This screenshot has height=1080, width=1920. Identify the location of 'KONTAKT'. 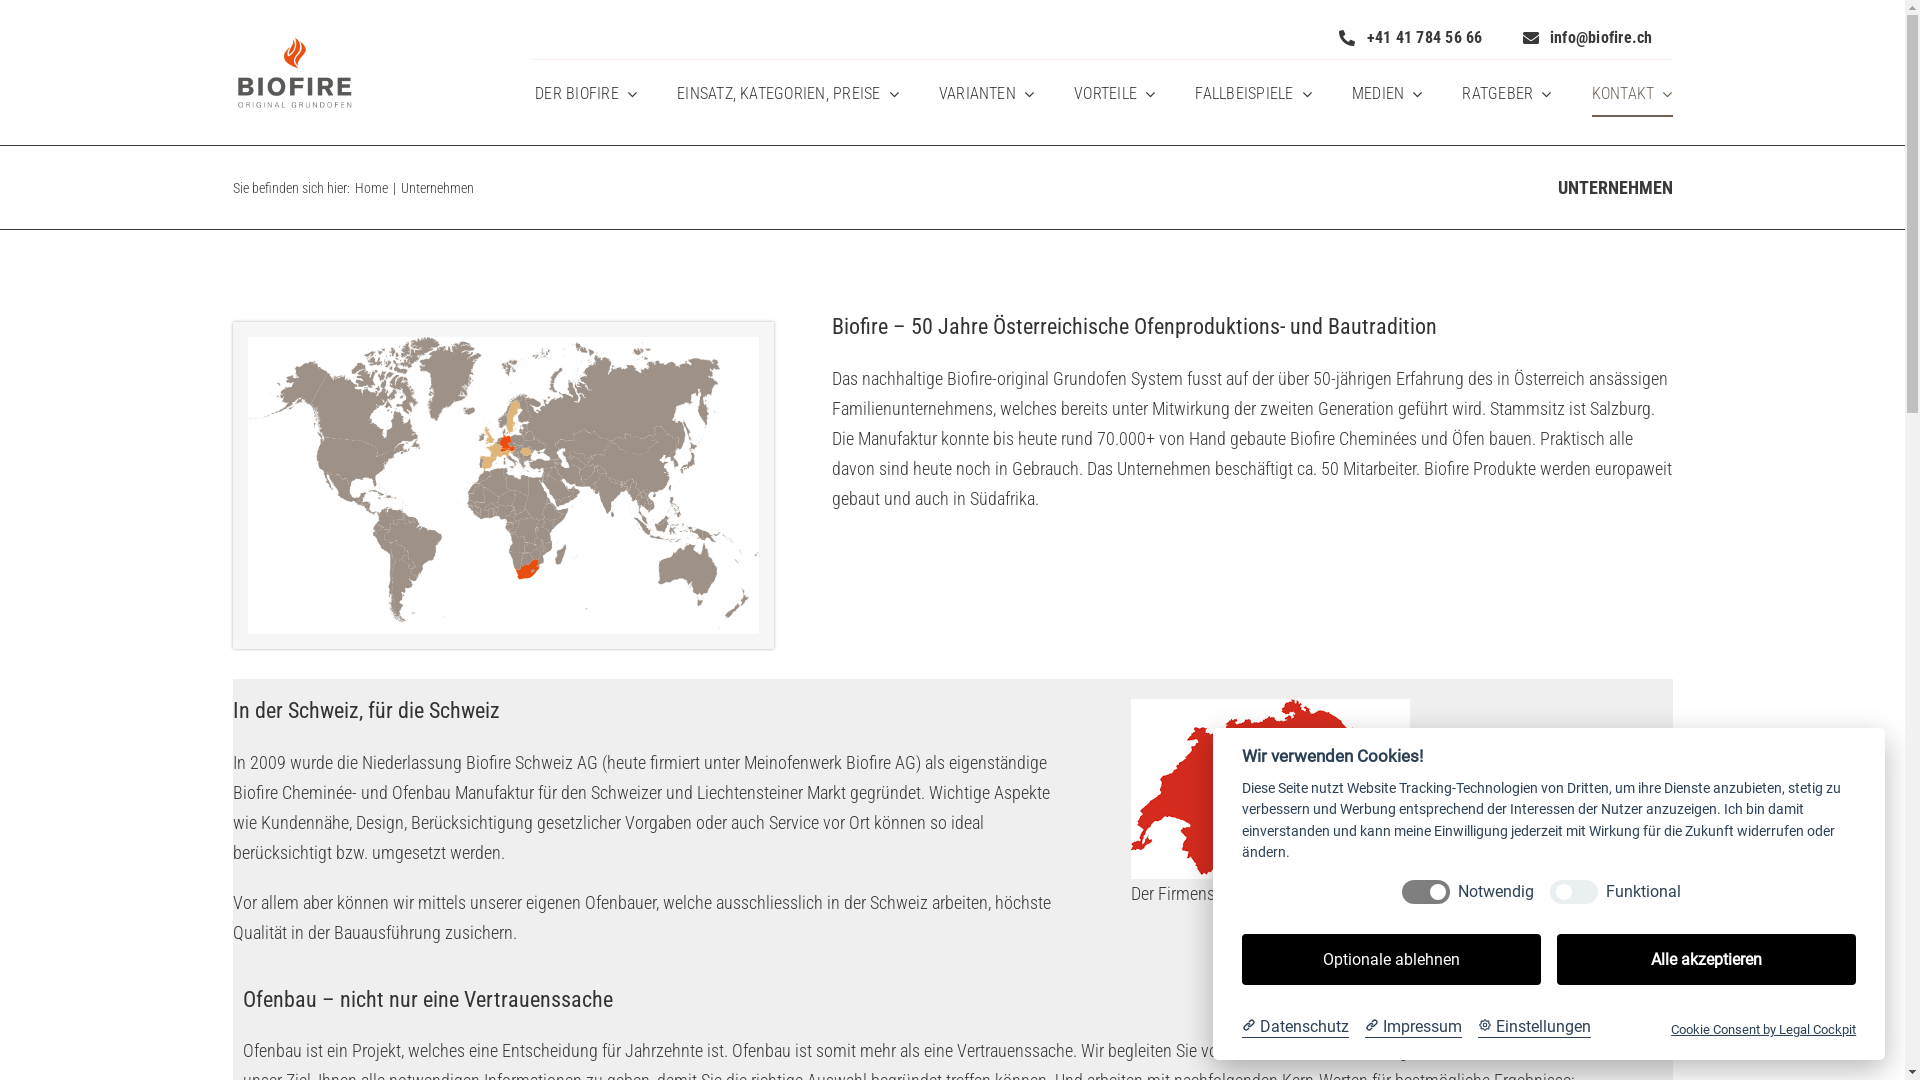
(1632, 94).